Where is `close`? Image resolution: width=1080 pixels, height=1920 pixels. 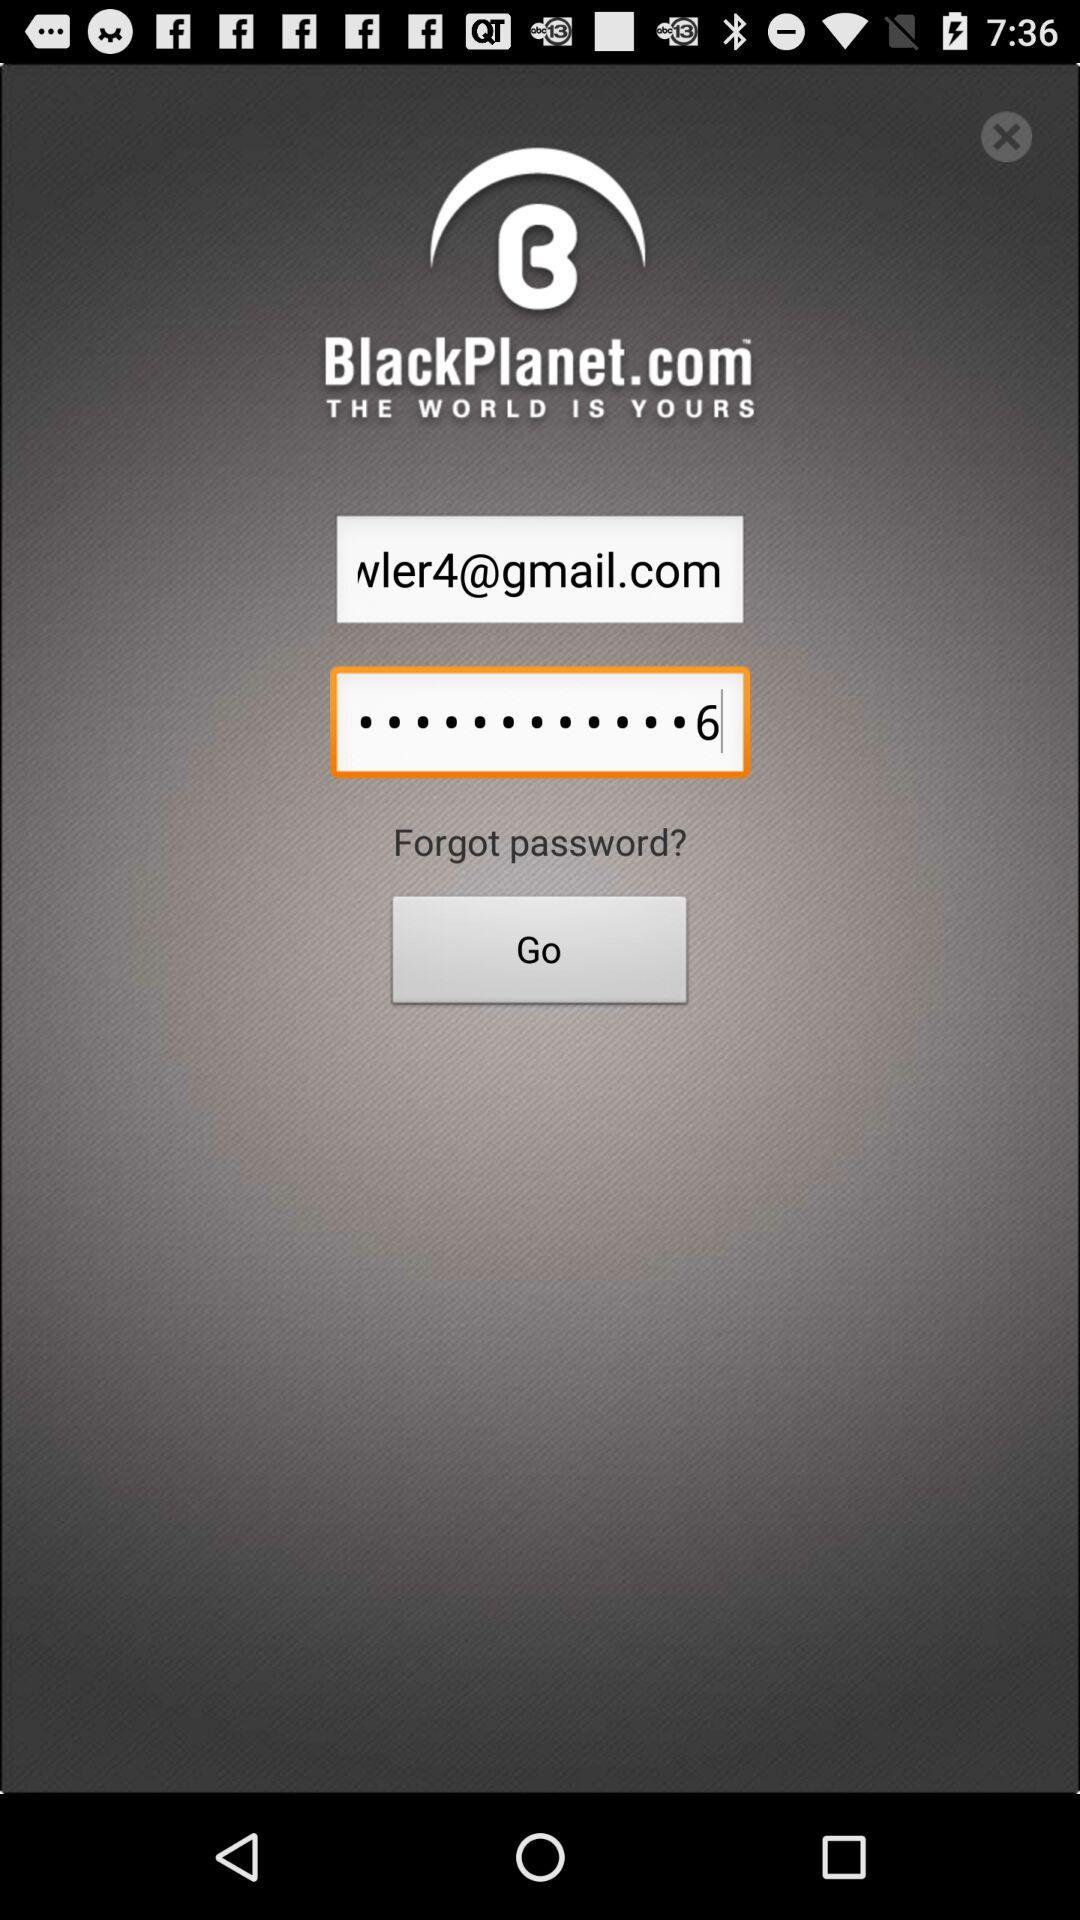 close is located at coordinates (1006, 135).